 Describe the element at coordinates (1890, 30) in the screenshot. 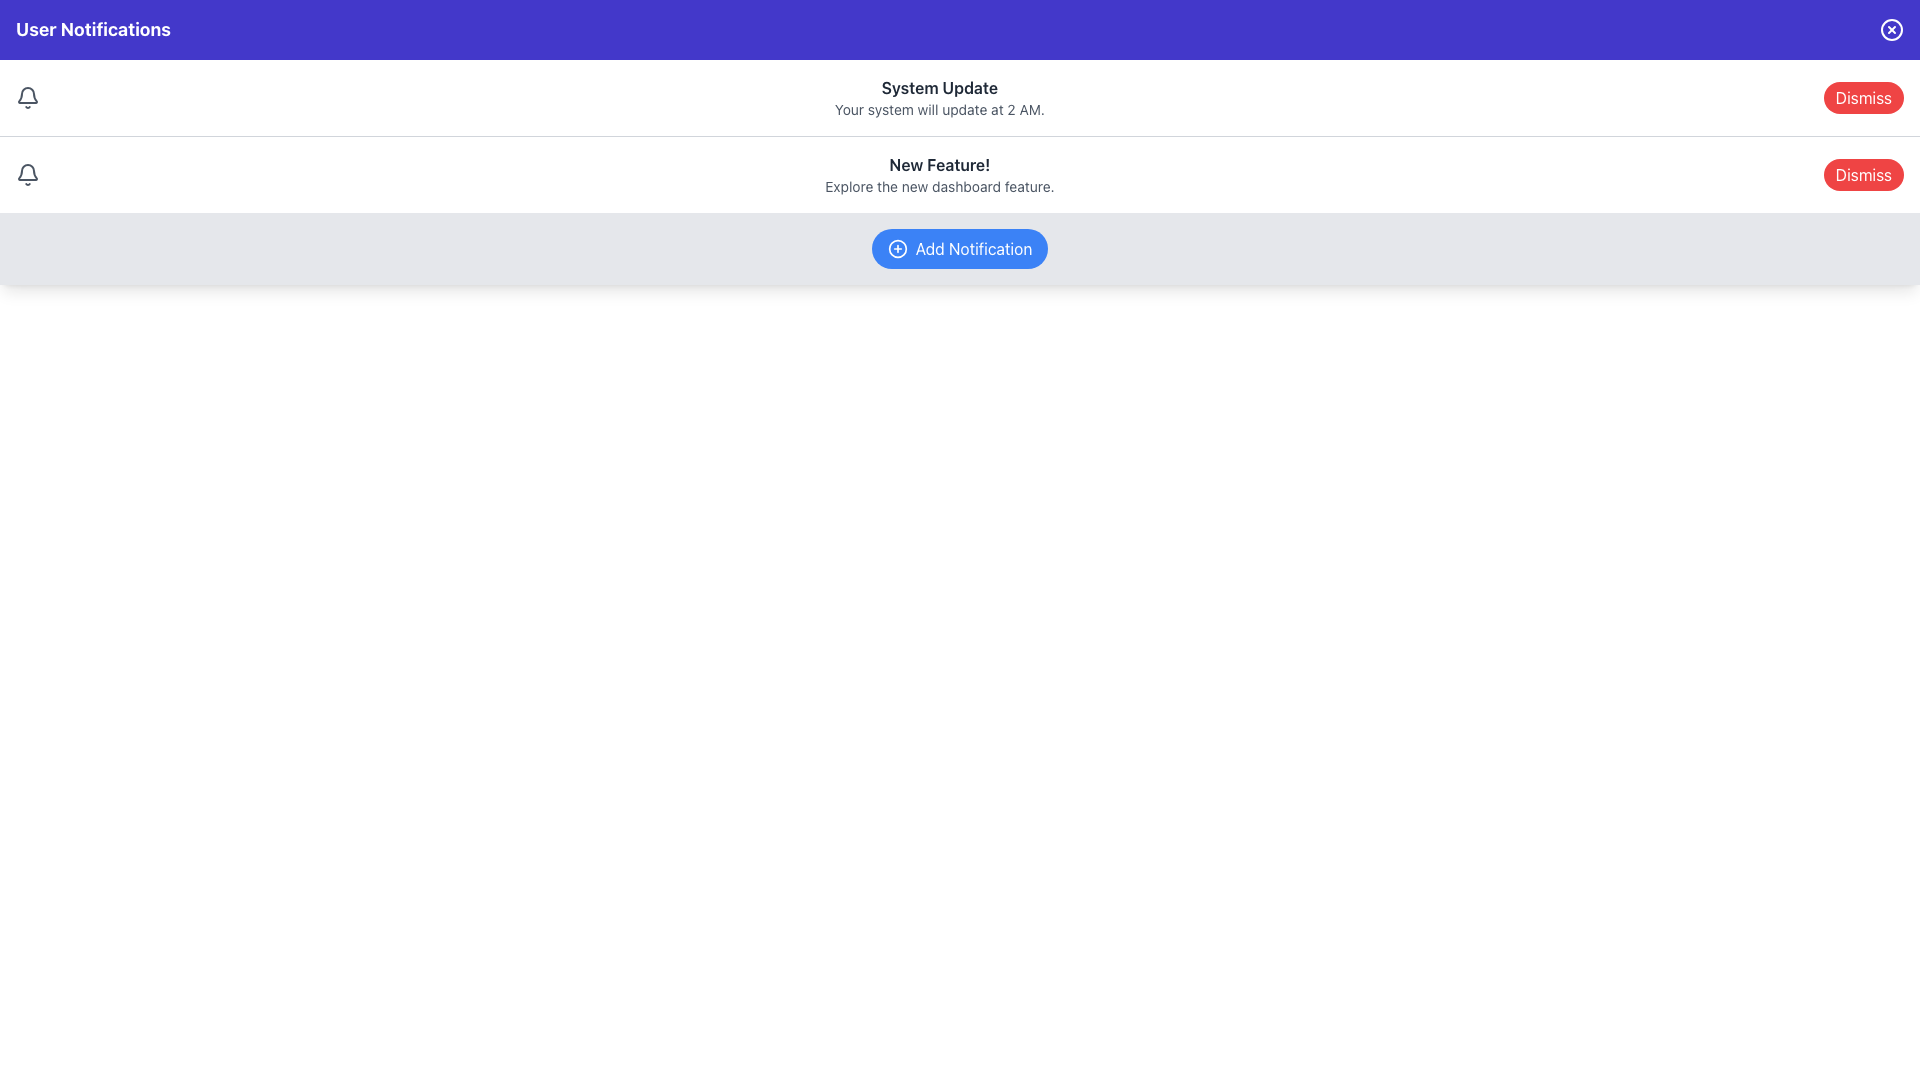

I see `the circular icon button with an 'X' shape in the top-right corner of the header bar` at that location.